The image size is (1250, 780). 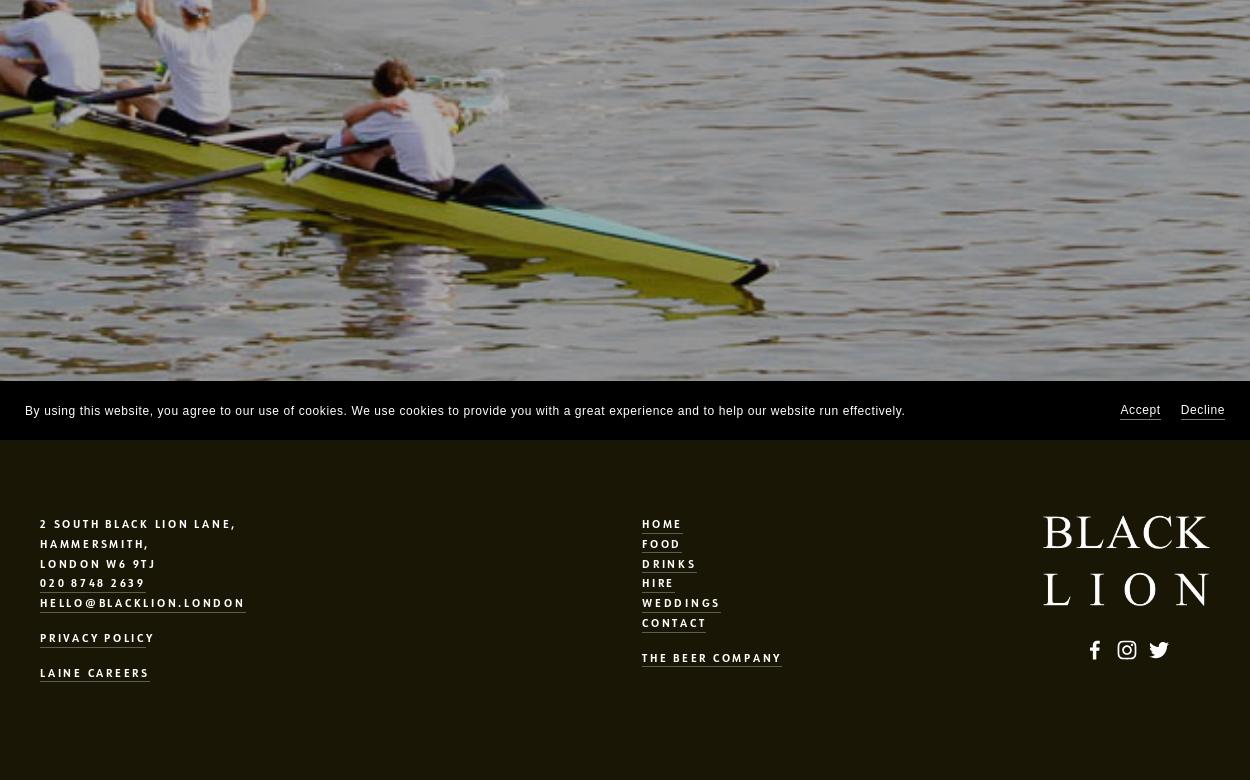 I want to click on 'contact', so click(x=641, y=621).